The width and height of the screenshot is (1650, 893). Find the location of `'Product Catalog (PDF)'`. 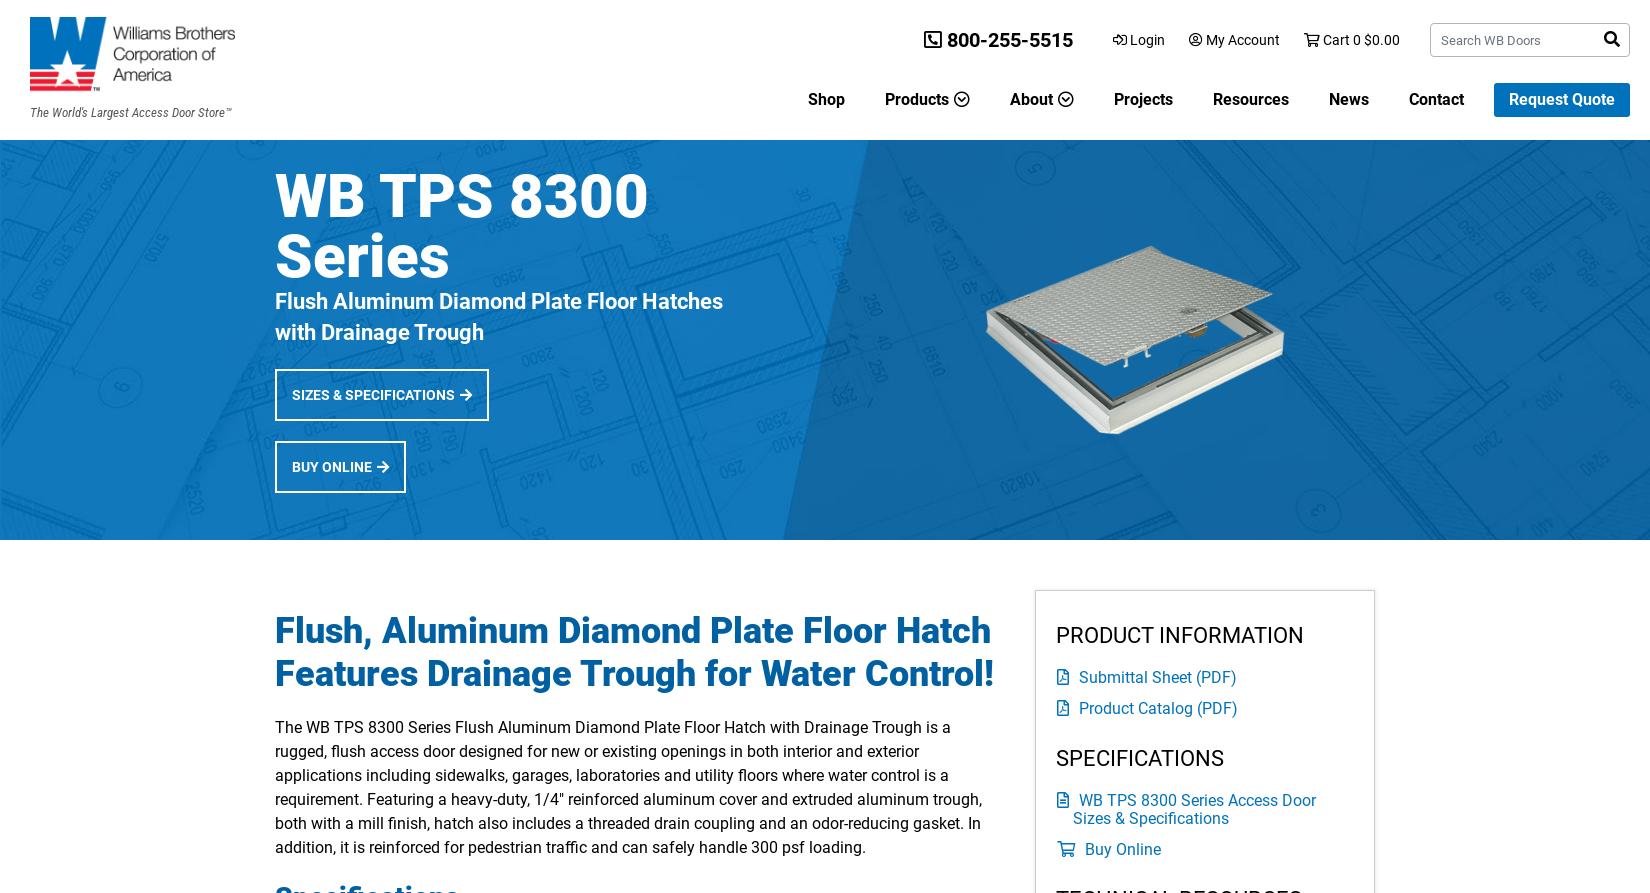

'Product Catalog (PDF)' is located at coordinates (1158, 707).